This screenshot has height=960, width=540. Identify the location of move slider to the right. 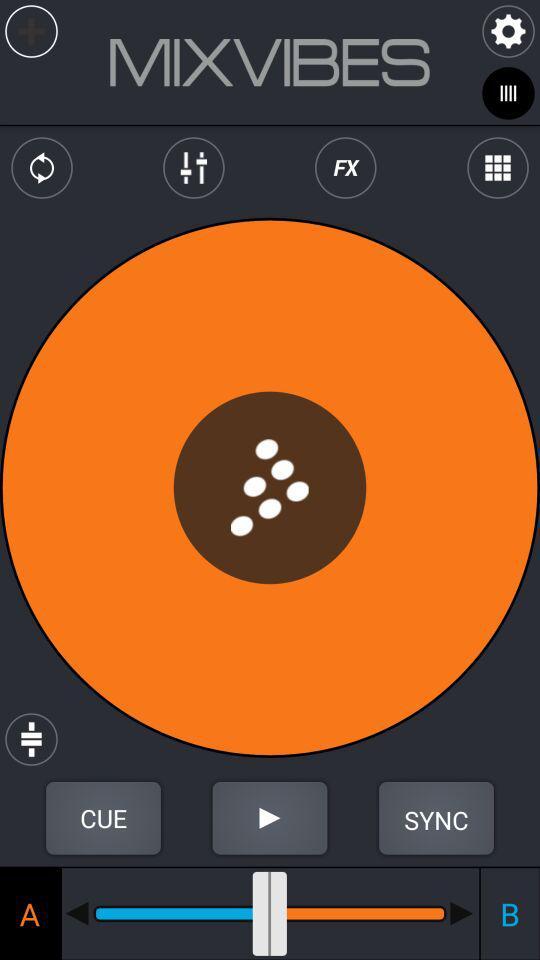
(462, 913).